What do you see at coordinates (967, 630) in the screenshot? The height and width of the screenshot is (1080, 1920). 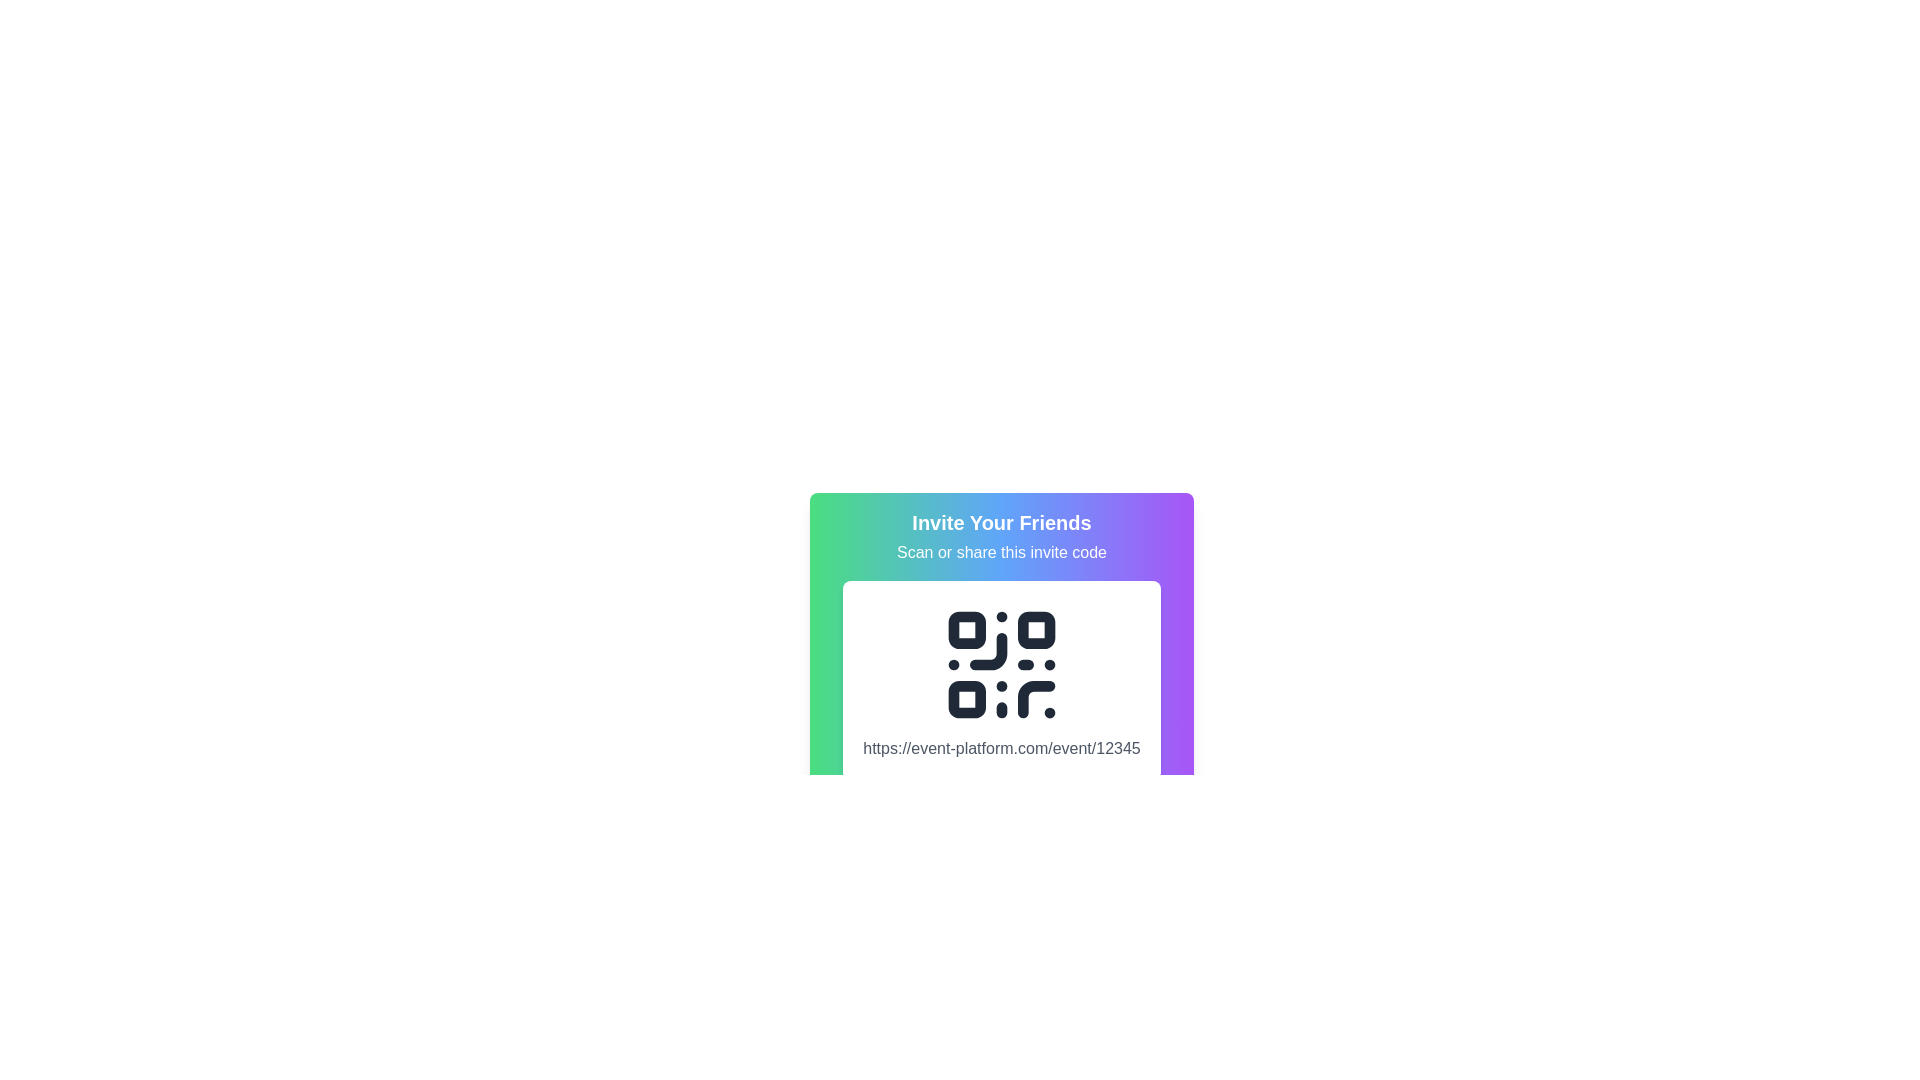 I see `the first square in the QR code located at the top-left corner of the larger QR code area` at bounding box center [967, 630].